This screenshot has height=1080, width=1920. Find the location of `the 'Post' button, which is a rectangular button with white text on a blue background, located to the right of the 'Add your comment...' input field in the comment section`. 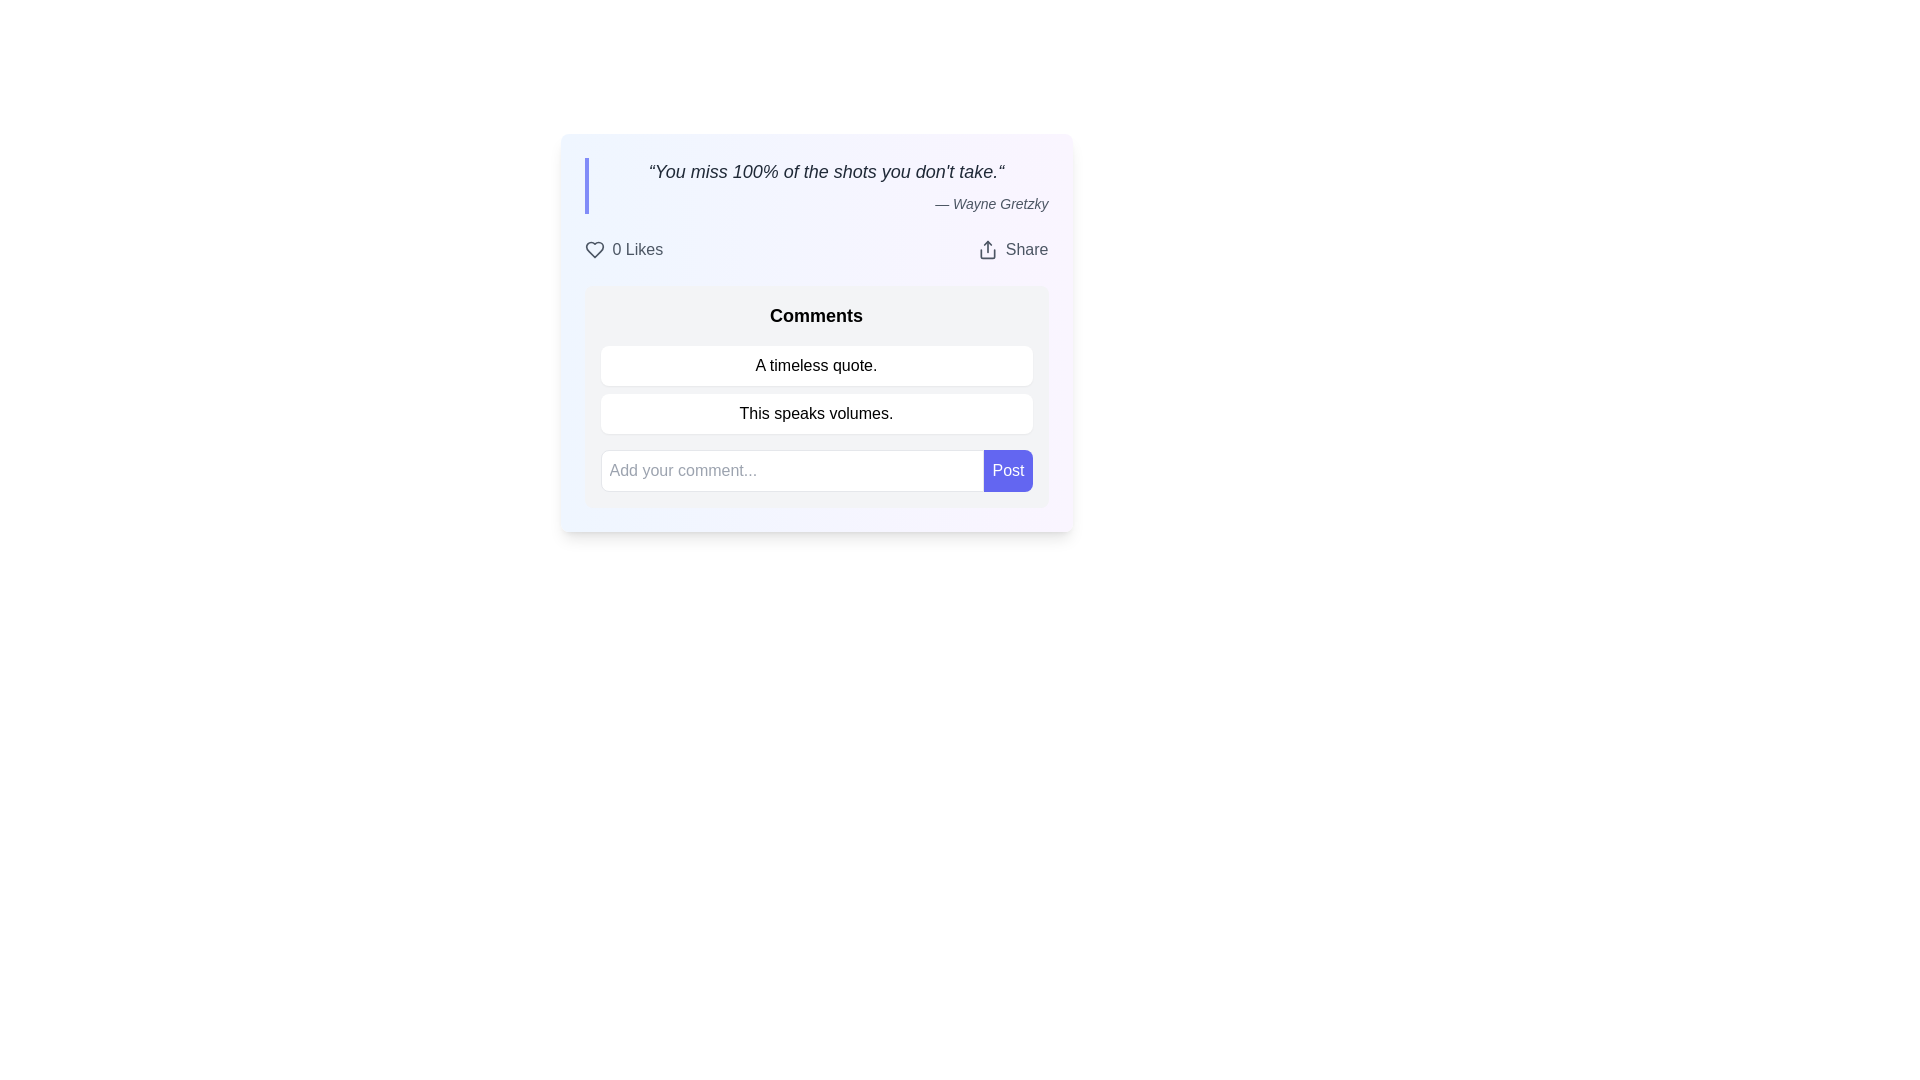

the 'Post' button, which is a rectangular button with white text on a blue background, located to the right of the 'Add your comment...' input field in the comment section is located at coordinates (1008, 470).